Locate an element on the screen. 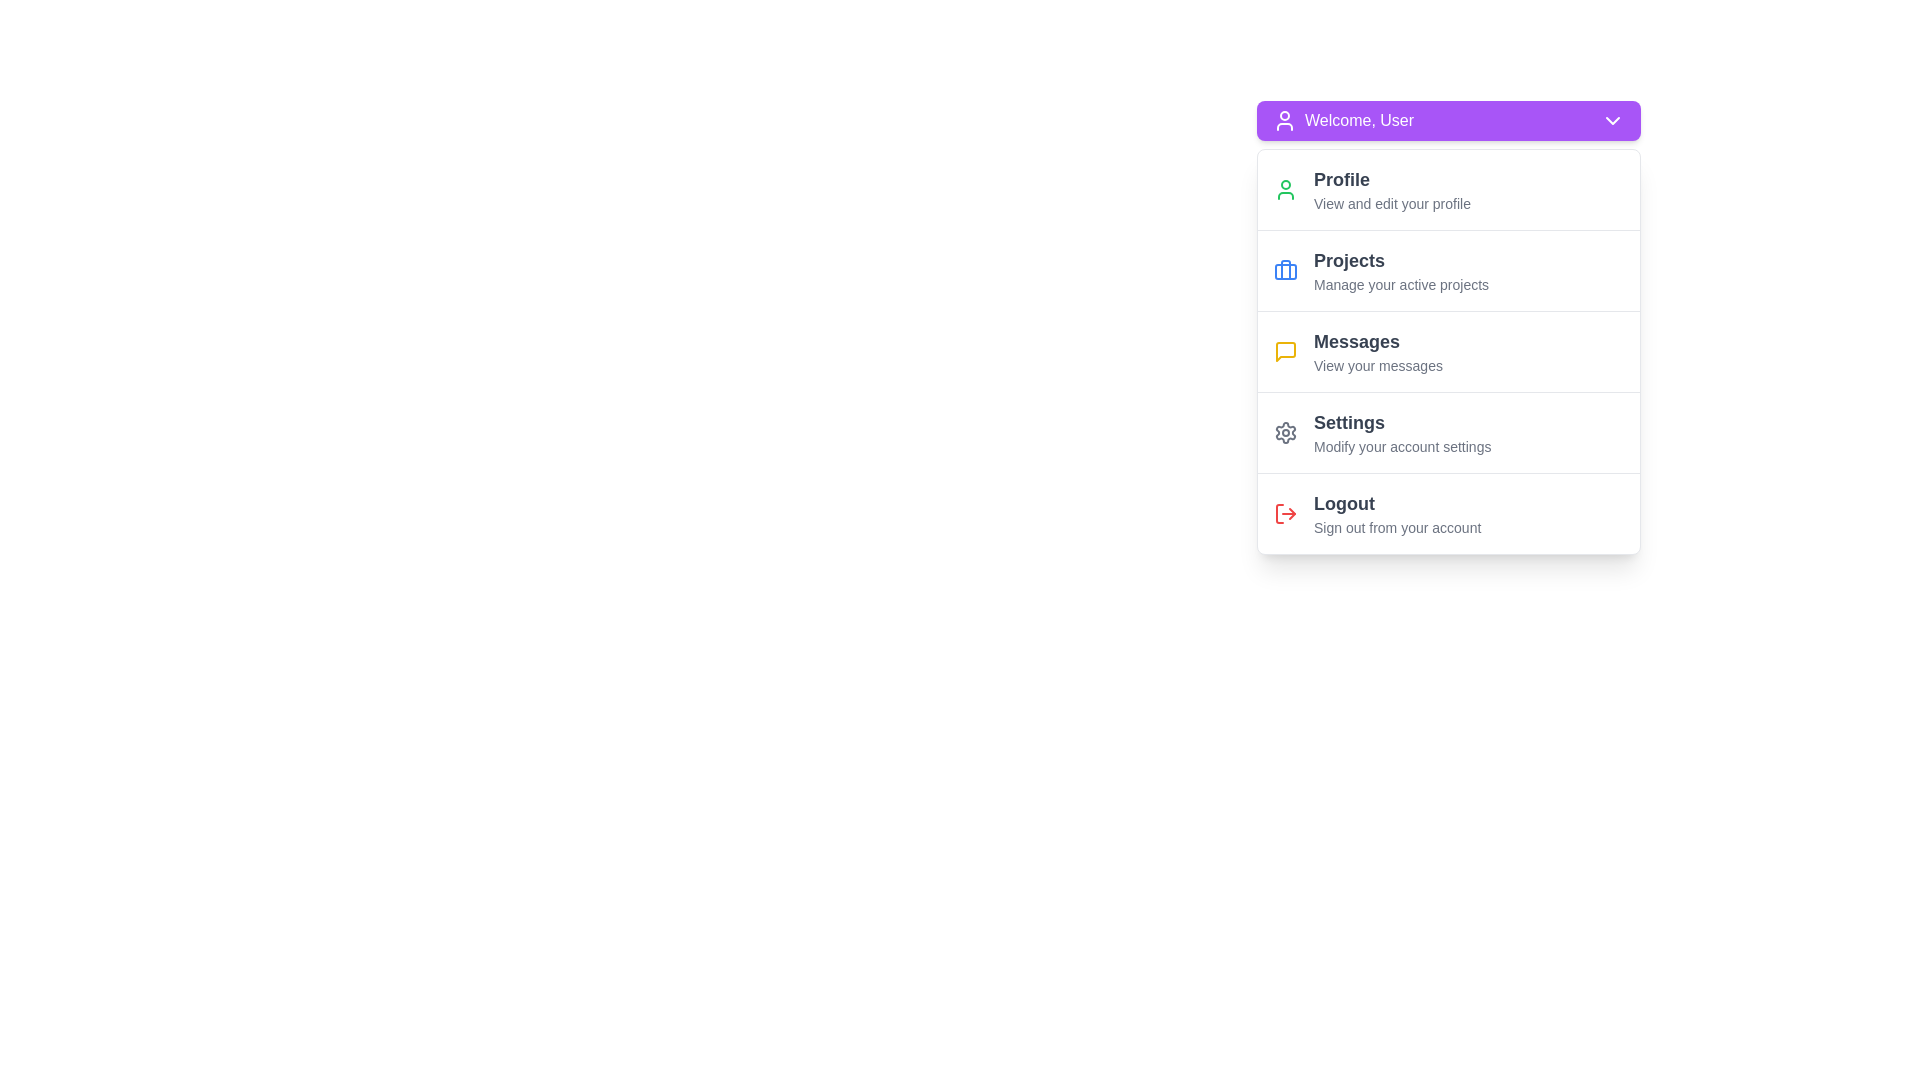  the fourth list item in the dropdown menu that modifies account settings, located between 'Messages' and 'Logout' is located at coordinates (1401, 431).